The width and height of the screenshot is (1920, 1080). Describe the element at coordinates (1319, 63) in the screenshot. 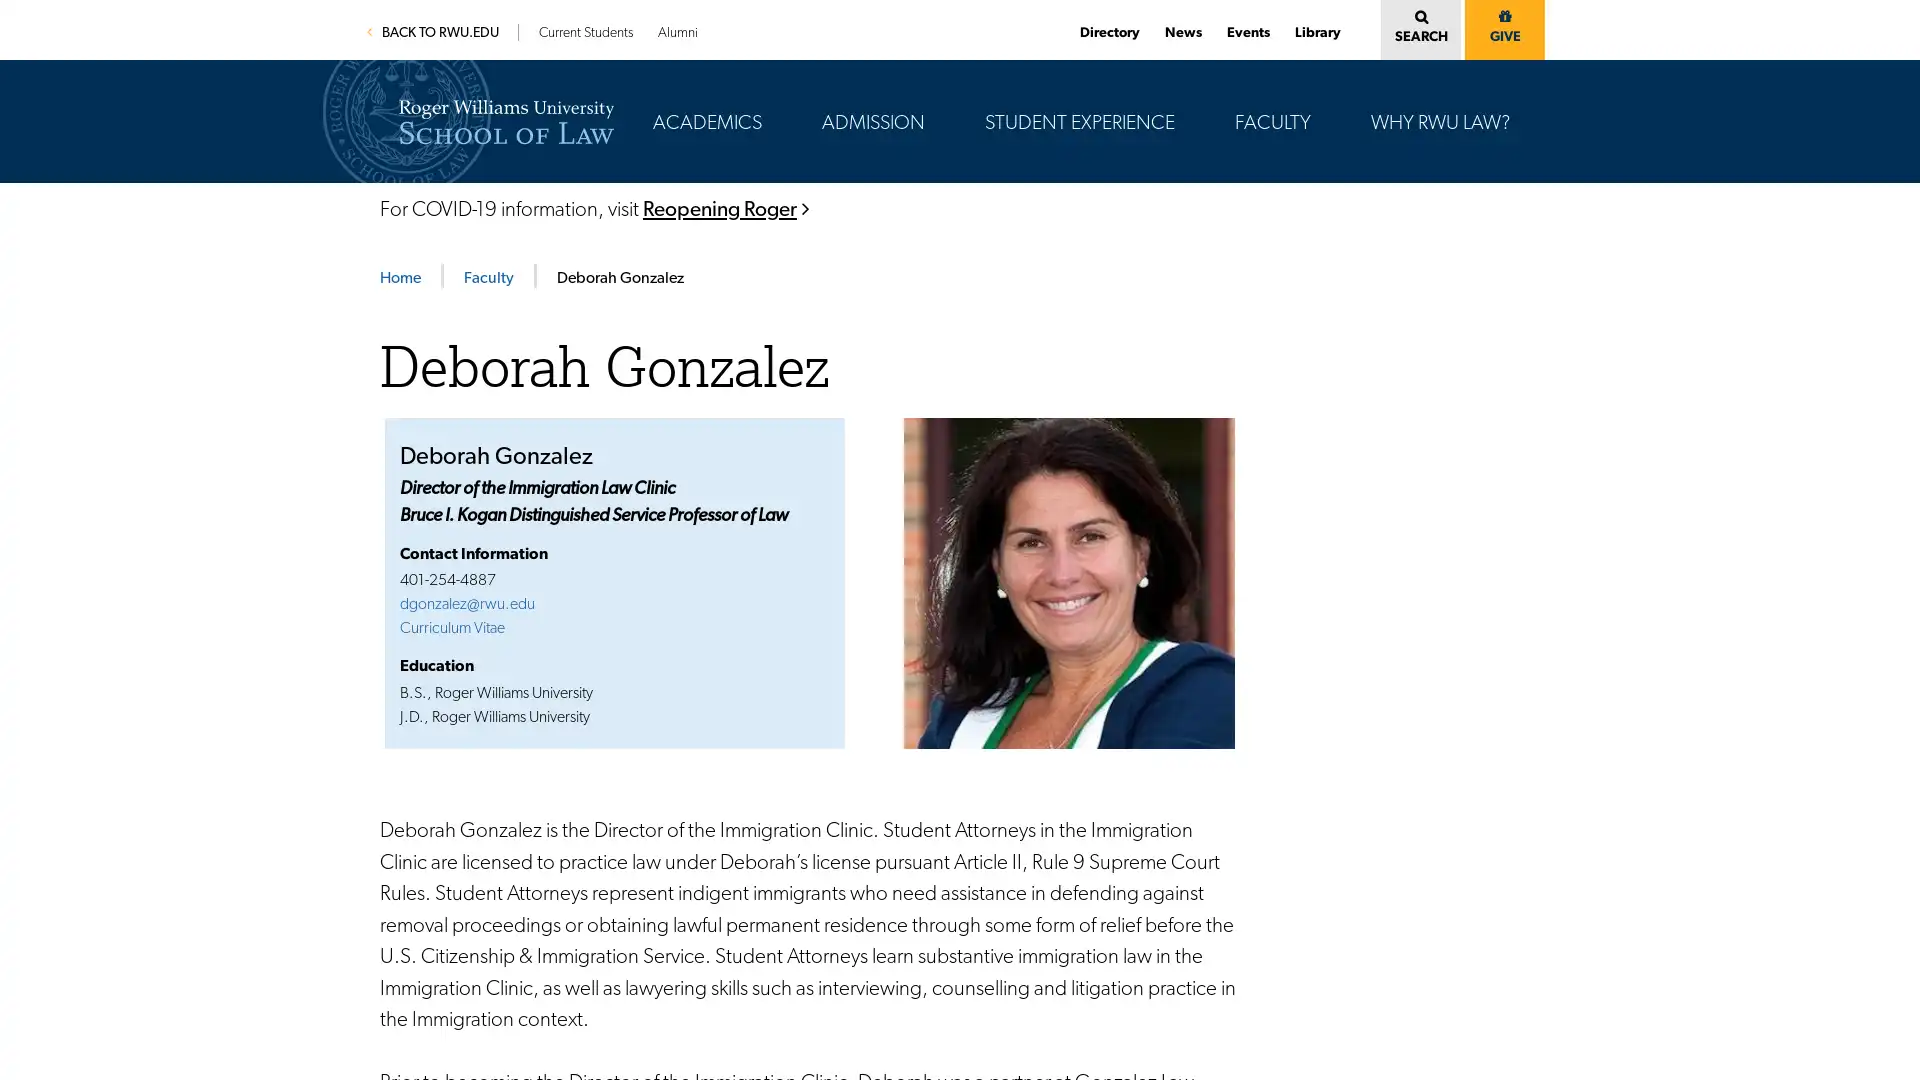

I see `Open the Faculty menu` at that location.